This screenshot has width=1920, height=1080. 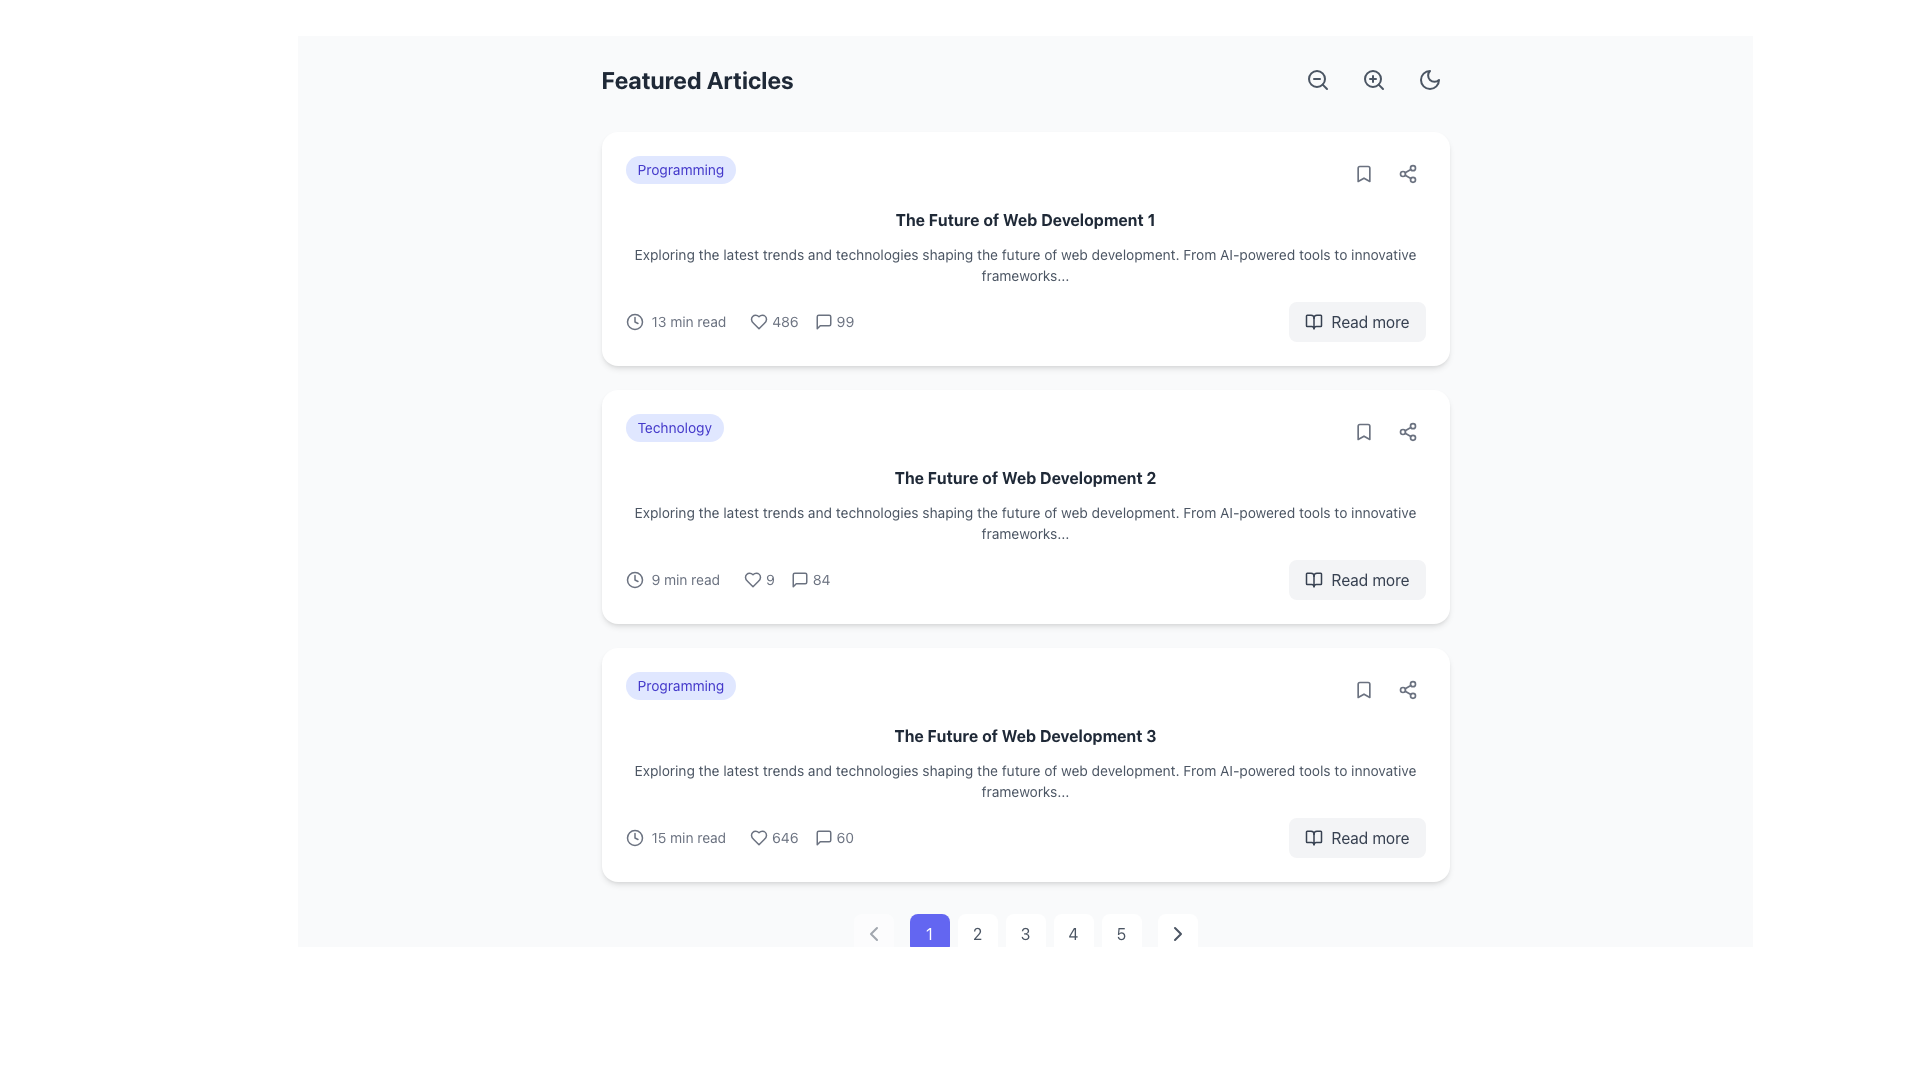 What do you see at coordinates (633, 837) in the screenshot?
I see `the clock icon indicating the reading duration for the article 'The Future of Web Development 3', located in the lower-left corner of the card` at bounding box center [633, 837].